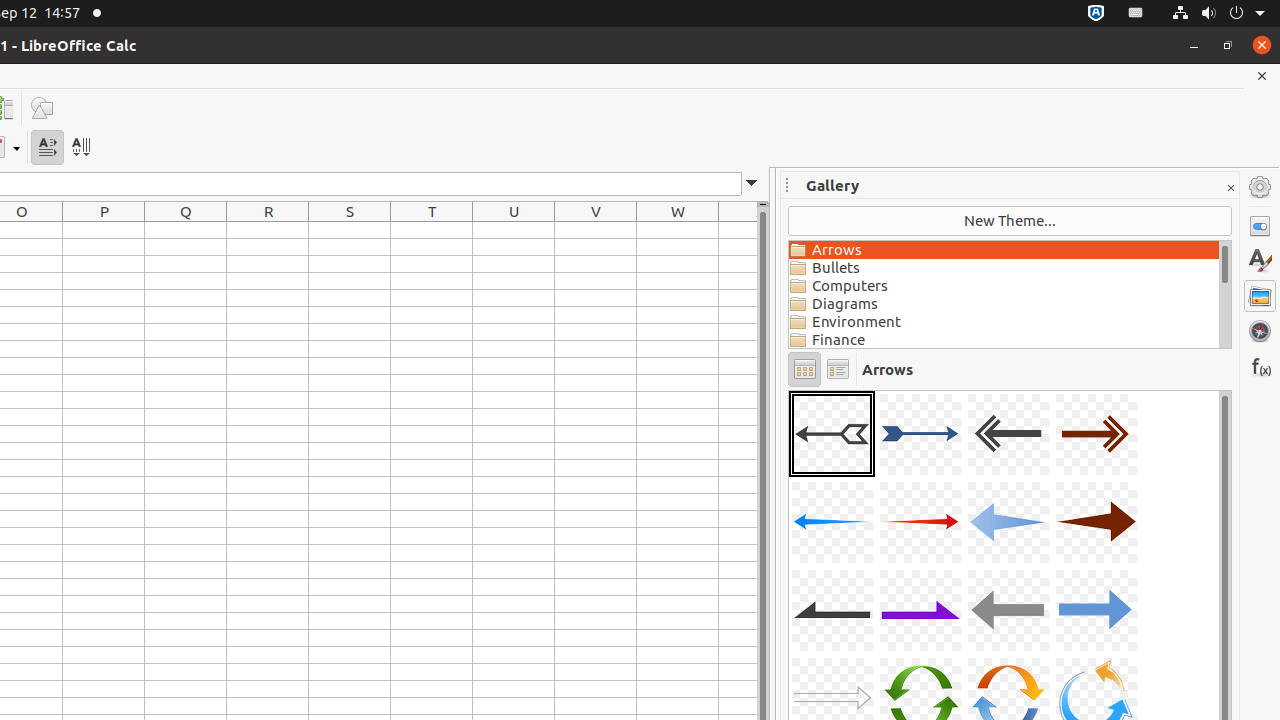 The height and width of the screenshot is (720, 1280). Describe the element at coordinates (1259, 225) in the screenshot. I see `'Properties'` at that location.